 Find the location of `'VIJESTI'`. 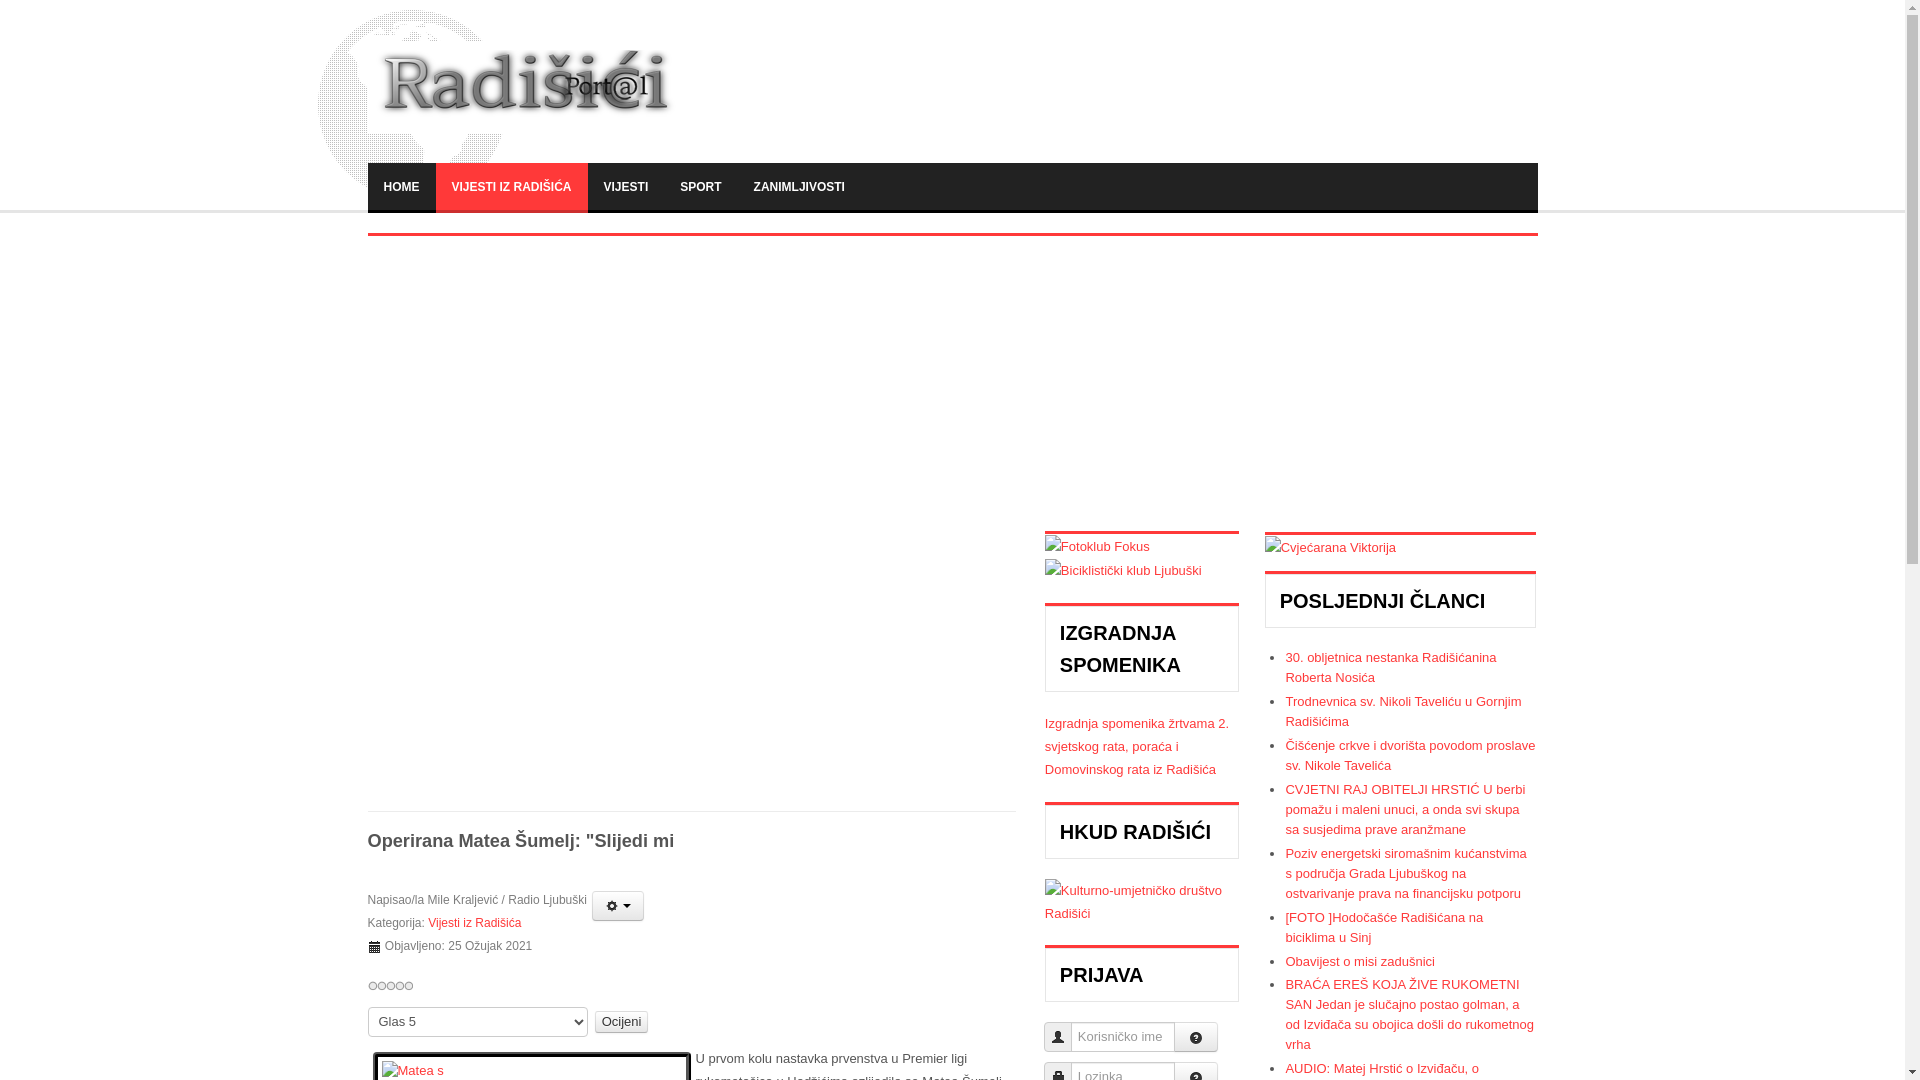

'VIJESTI' is located at coordinates (625, 186).